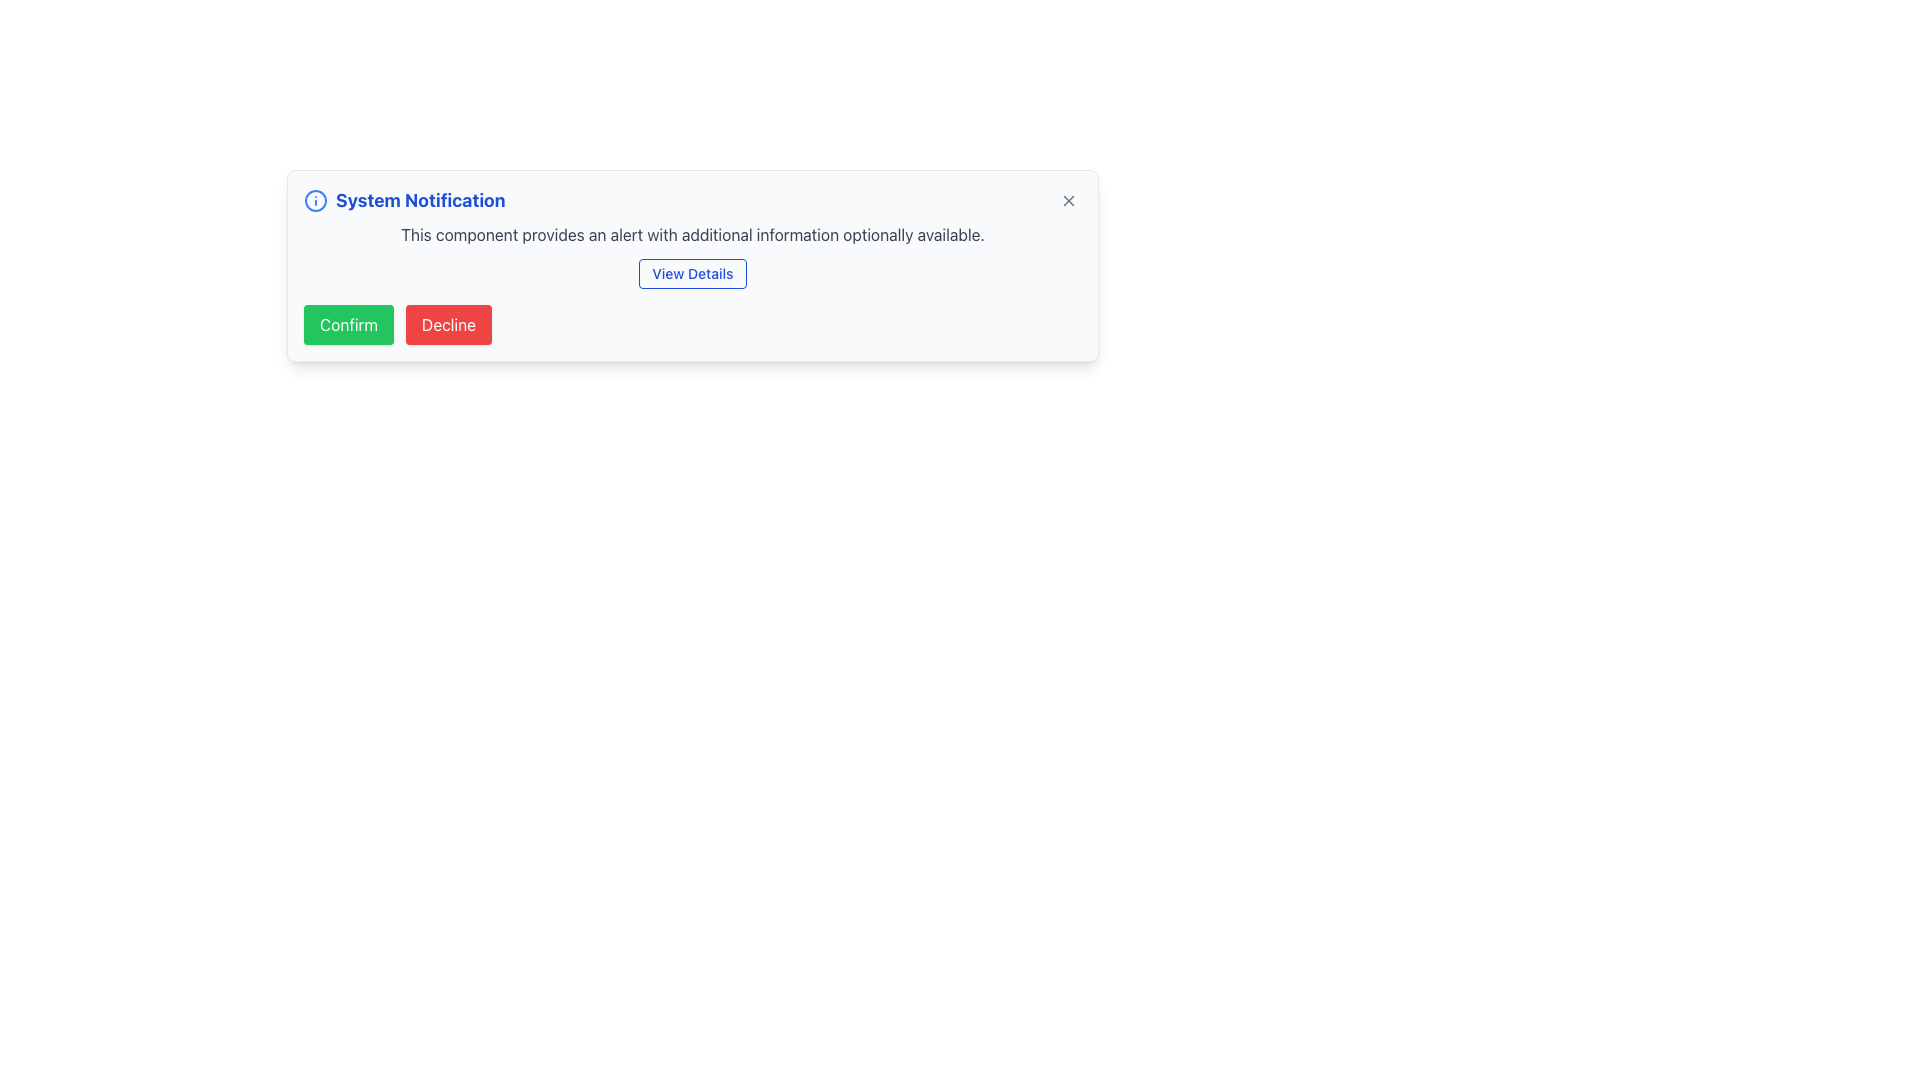 This screenshot has width=1920, height=1080. Describe the element at coordinates (1068, 200) in the screenshot. I see `the close button located in the top-right corner of the notification card` at that location.